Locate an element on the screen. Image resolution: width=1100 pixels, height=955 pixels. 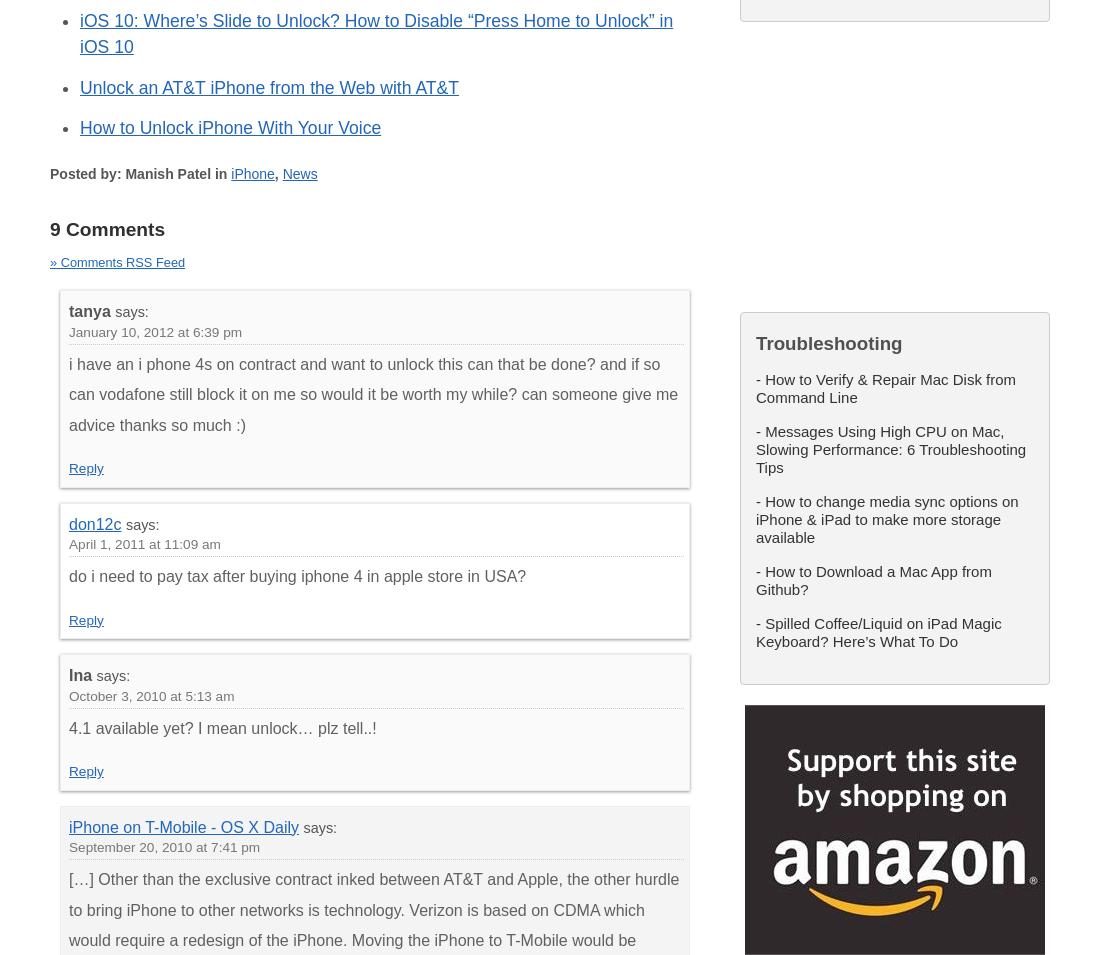
'How to Download a Mac App from Github?' is located at coordinates (755, 579).